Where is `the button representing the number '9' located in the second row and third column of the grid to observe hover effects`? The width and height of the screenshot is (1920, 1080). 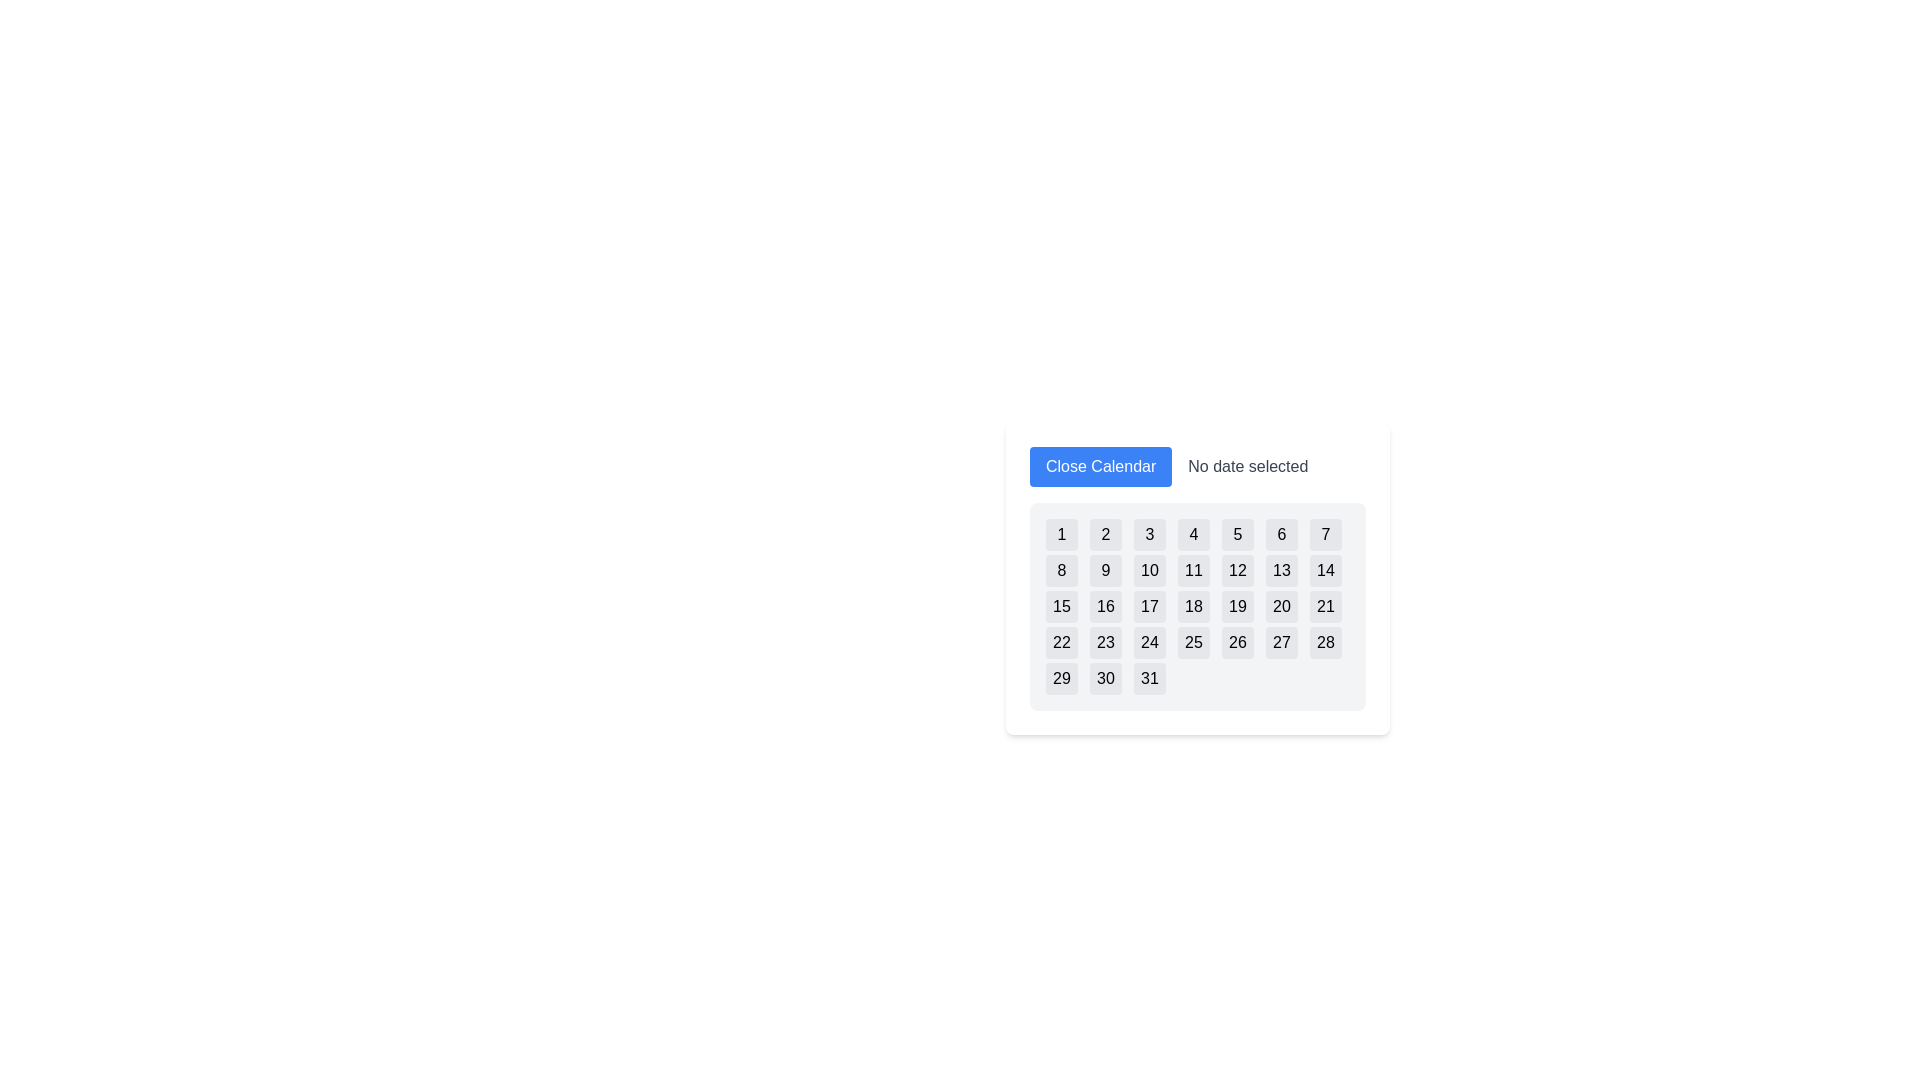 the button representing the number '9' located in the second row and third column of the grid to observe hover effects is located at coordinates (1104, 570).